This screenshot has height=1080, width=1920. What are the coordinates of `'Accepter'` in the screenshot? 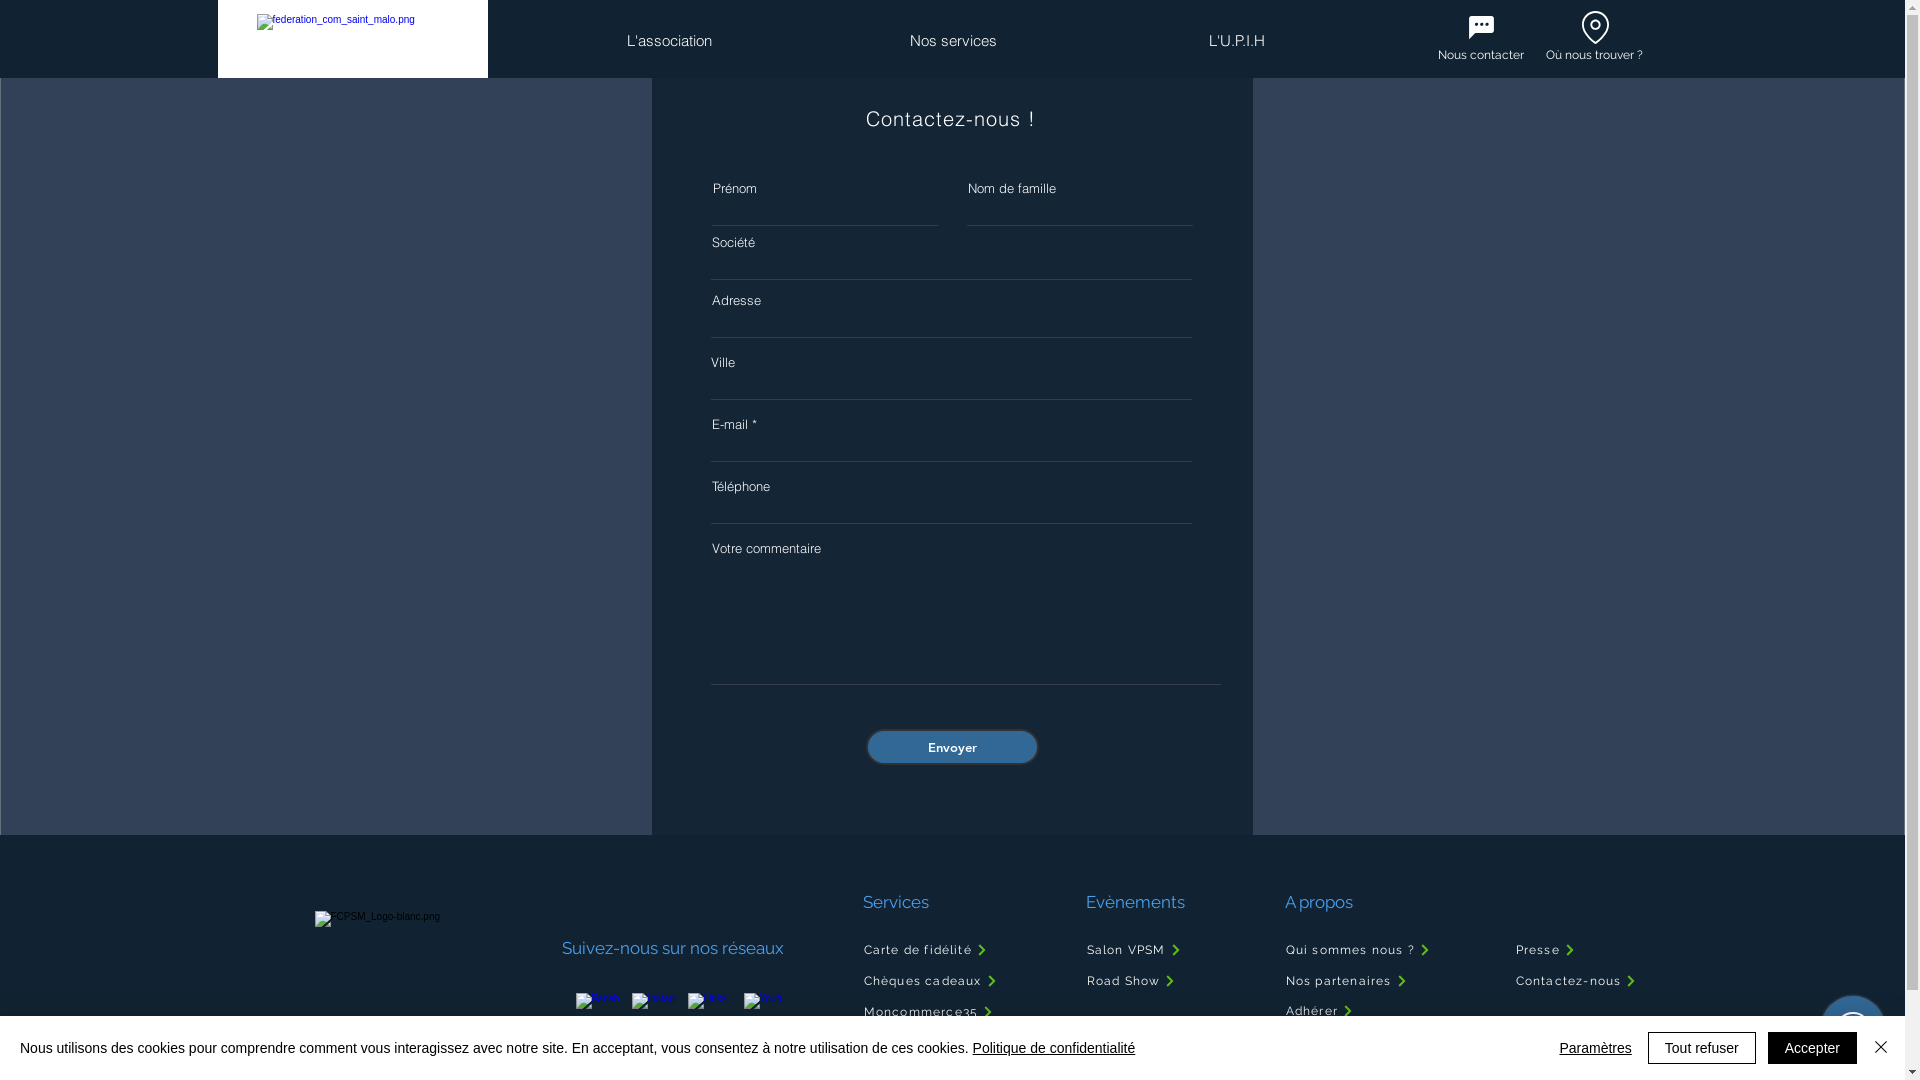 It's located at (1812, 1047).